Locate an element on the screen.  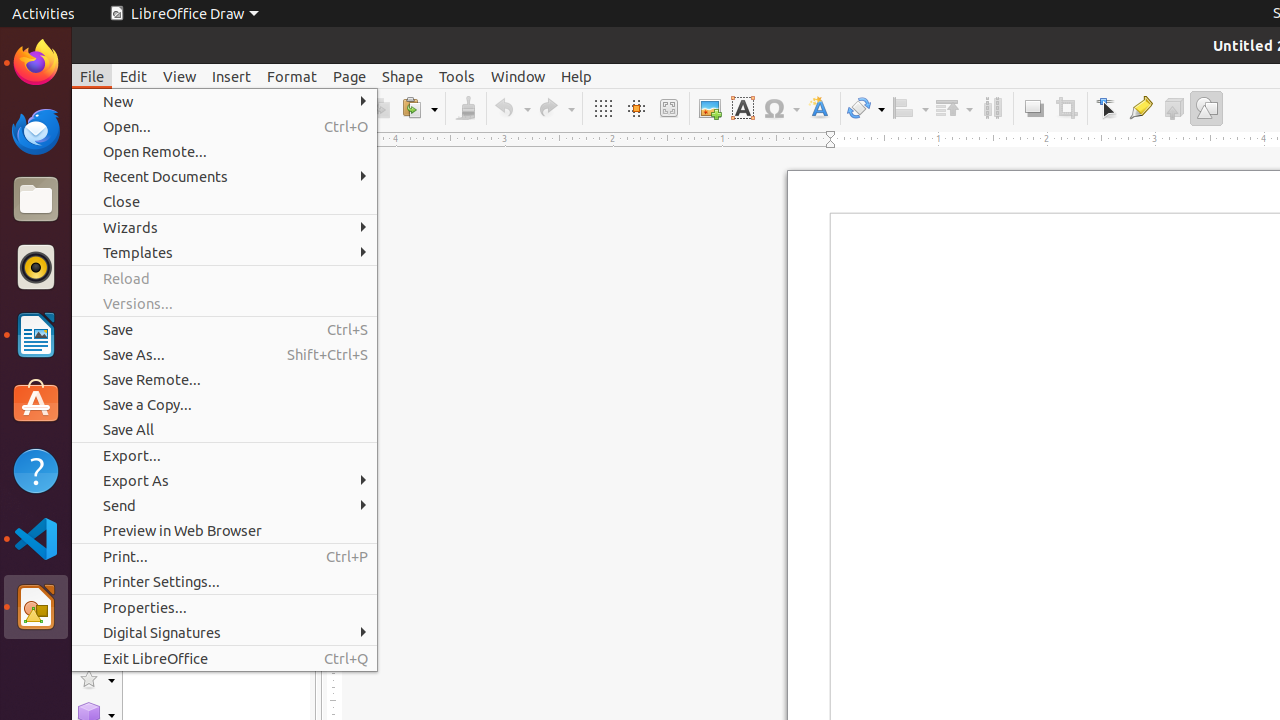
'Export As' is located at coordinates (224, 480).